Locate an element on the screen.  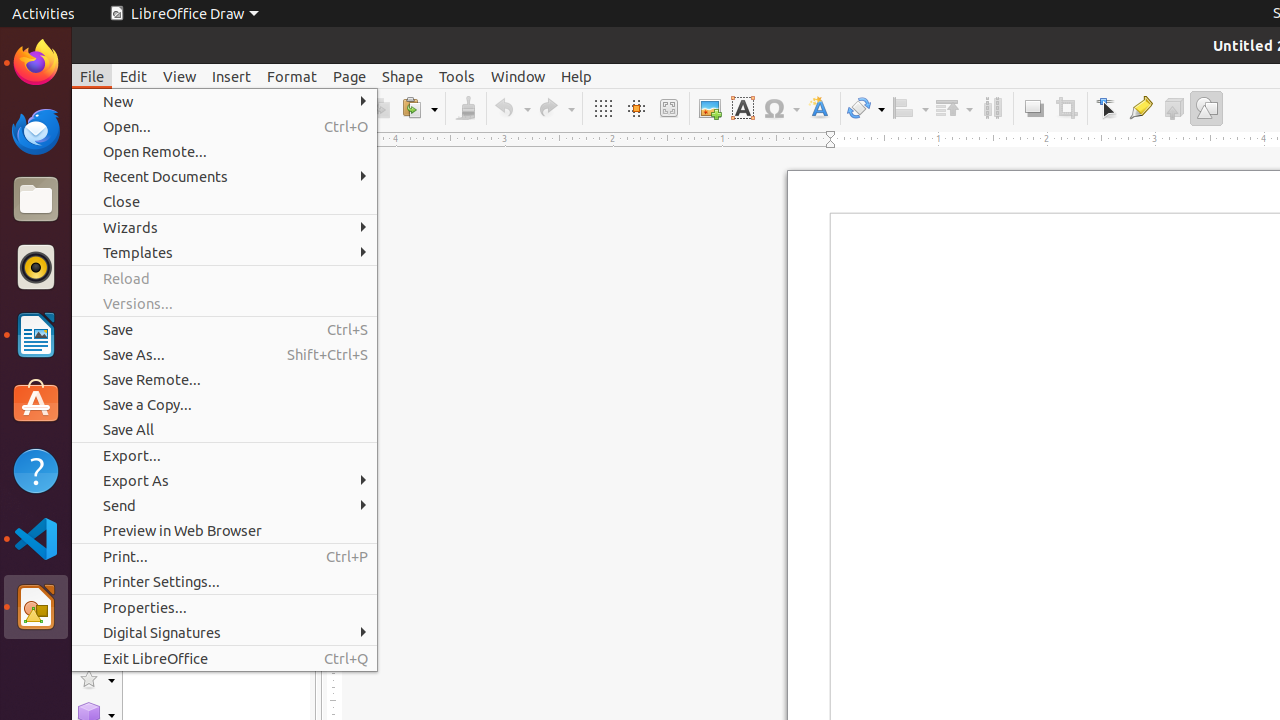
'Export As' is located at coordinates (224, 480).